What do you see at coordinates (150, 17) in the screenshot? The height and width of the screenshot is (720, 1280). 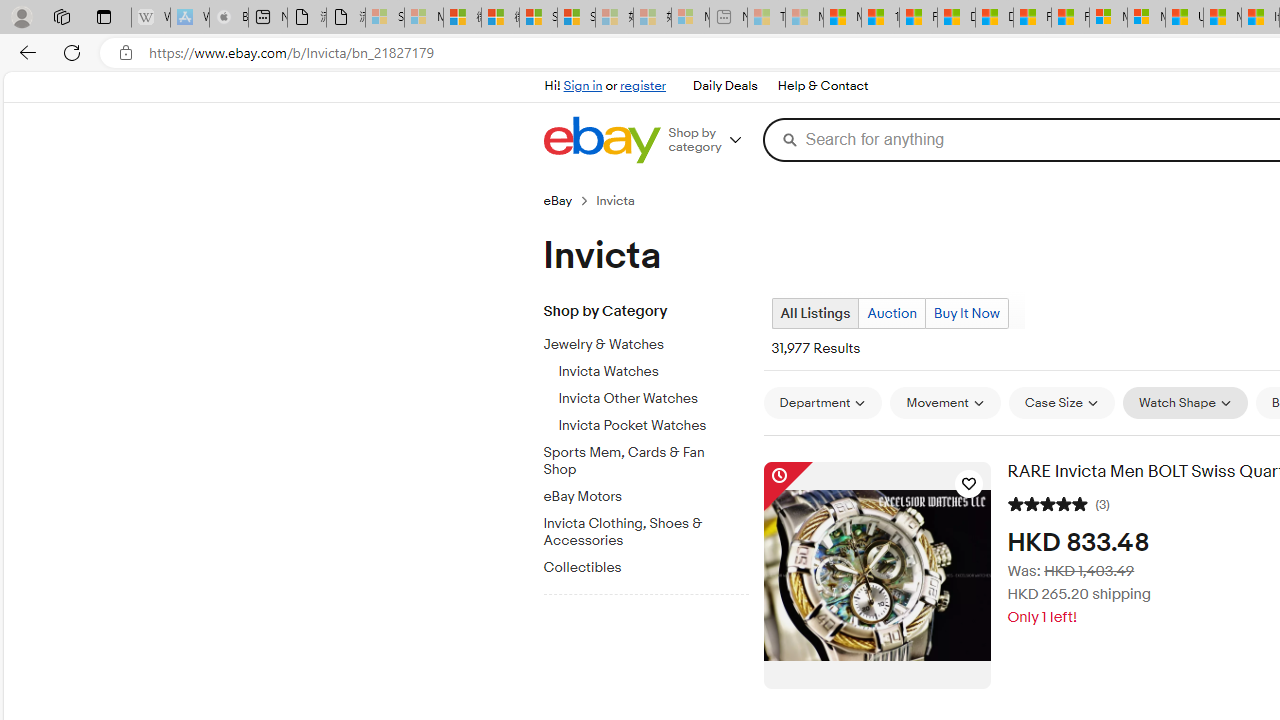 I see `'Wikipedia - Sleeping'` at bounding box center [150, 17].